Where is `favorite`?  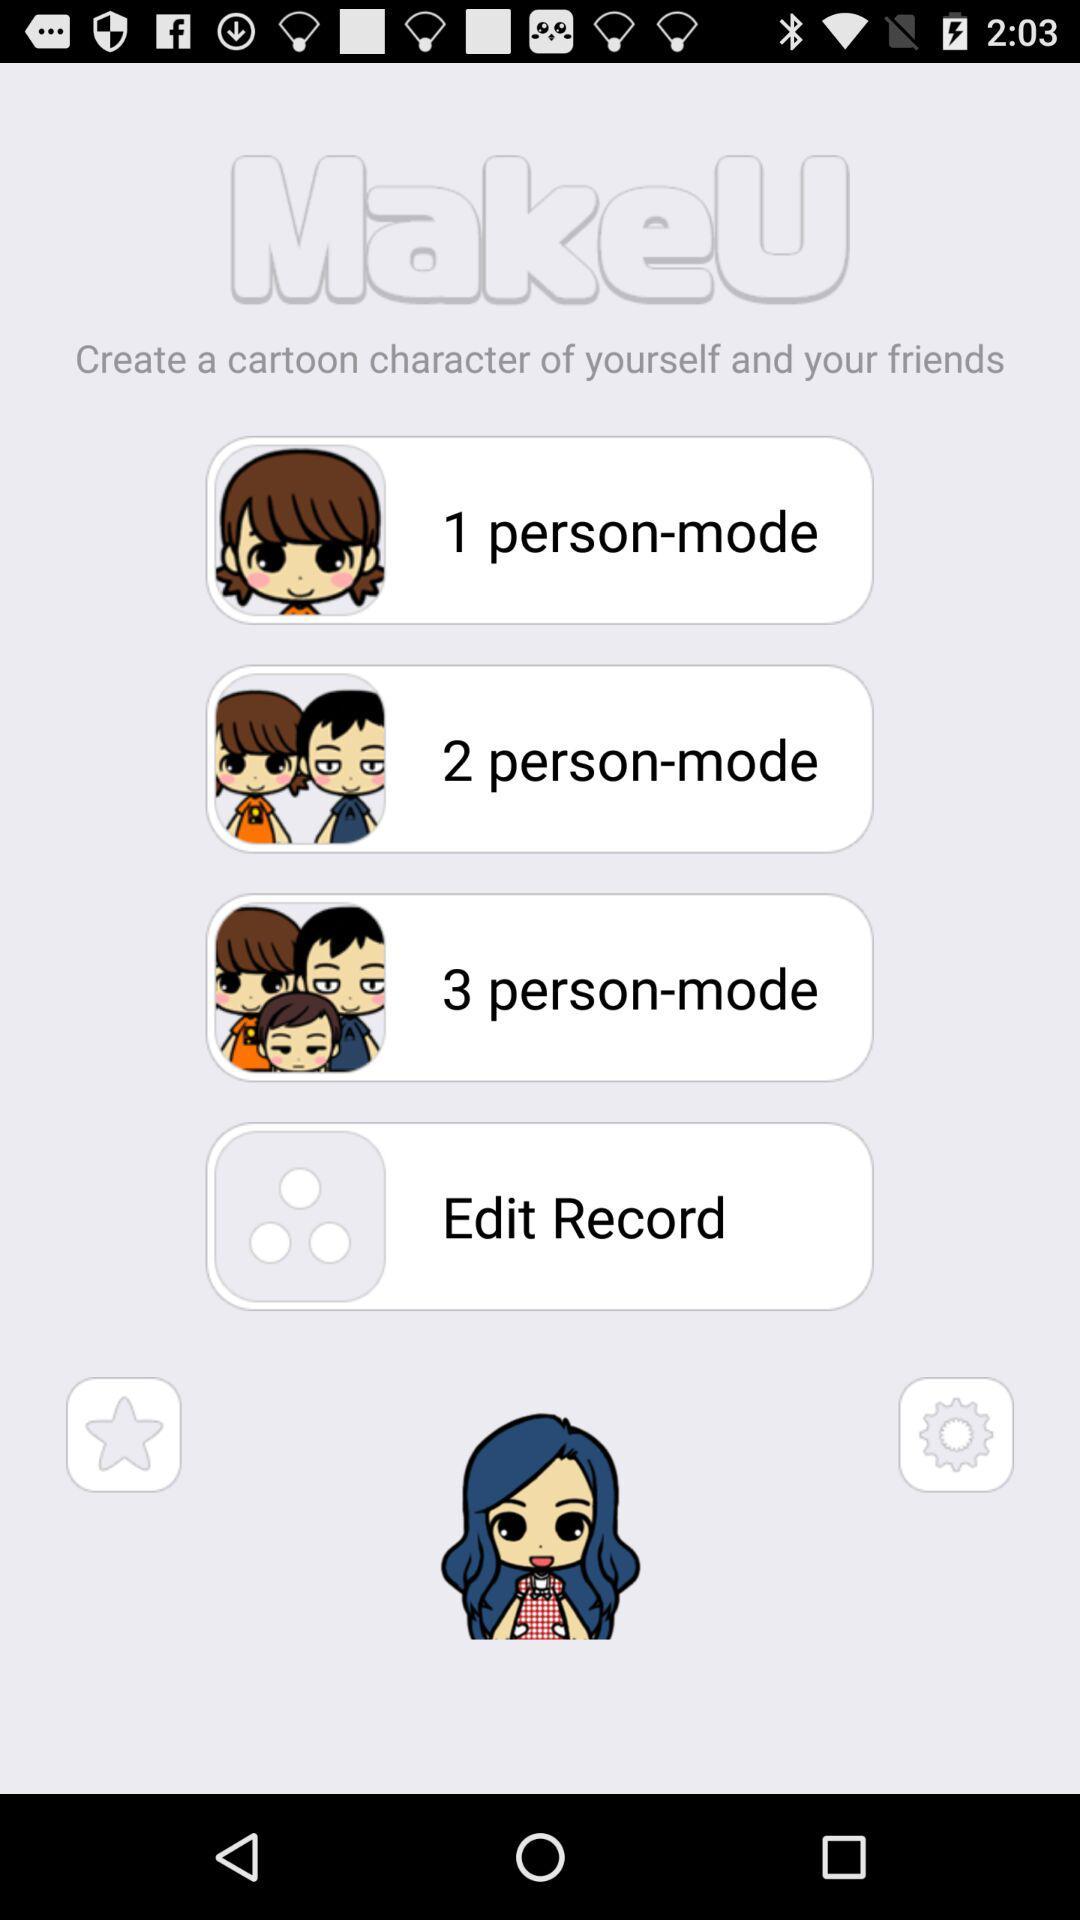 favorite is located at coordinates (123, 1433).